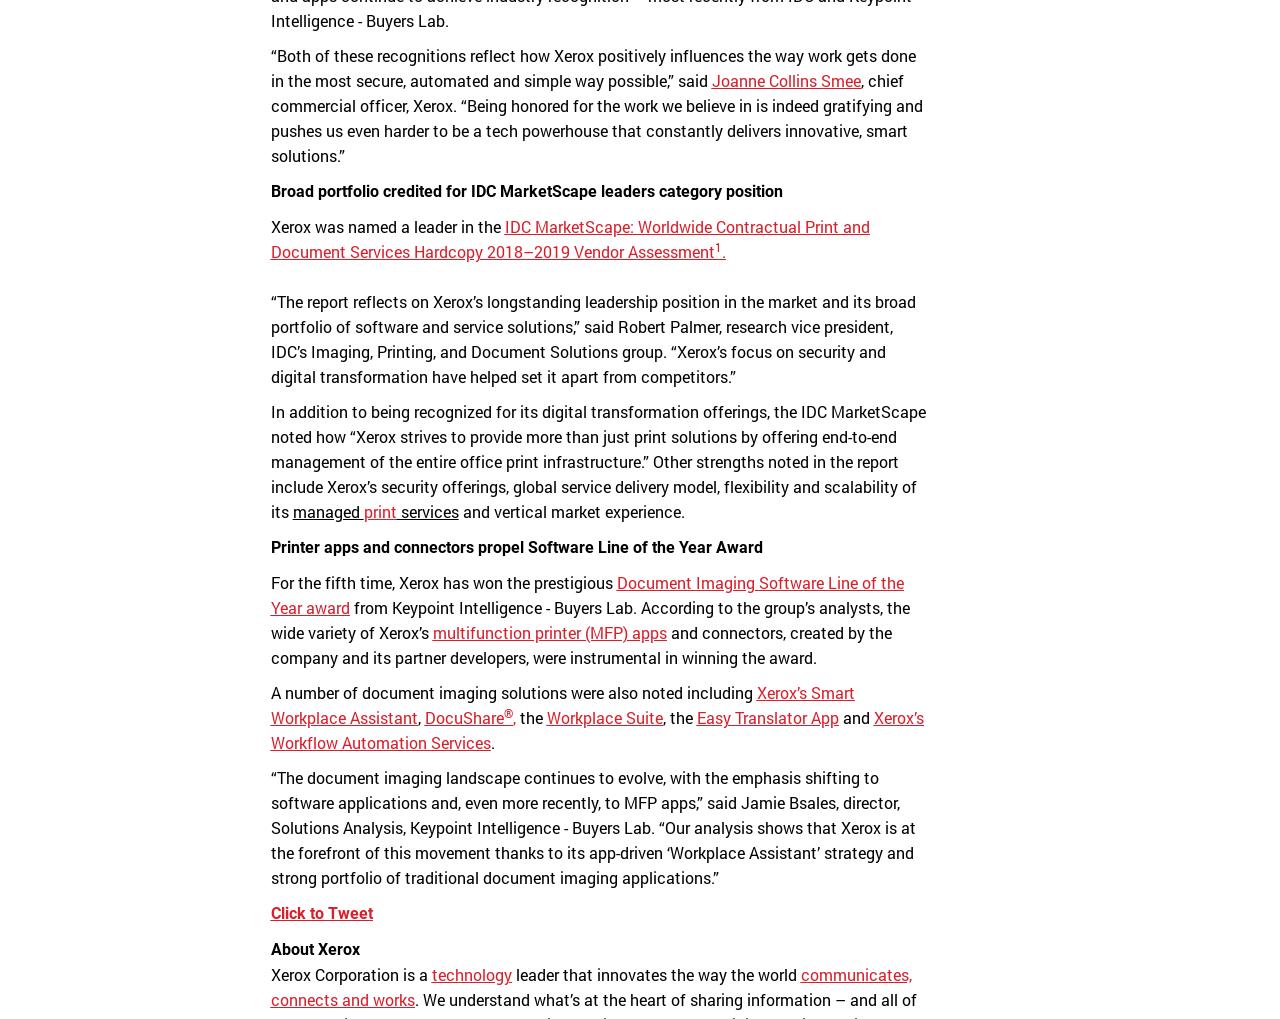 This screenshot has width=1280, height=1019. Describe the element at coordinates (268, 827) in the screenshot. I see `'“The document imaging landscape continues to evolve, with the emphasis shifting to software applications and, even more recently, to MFP apps,” said Jamie Bsales, director, Solutions Analysis, Keypoint Intelligence - Buyers Lab. “Our analysis shows that Xerox is at the forefront of this movement thanks to its app-driven ‘Workplace Assistant’ strategy and strong portfolio of traditional document imaging applications.”'` at that location.